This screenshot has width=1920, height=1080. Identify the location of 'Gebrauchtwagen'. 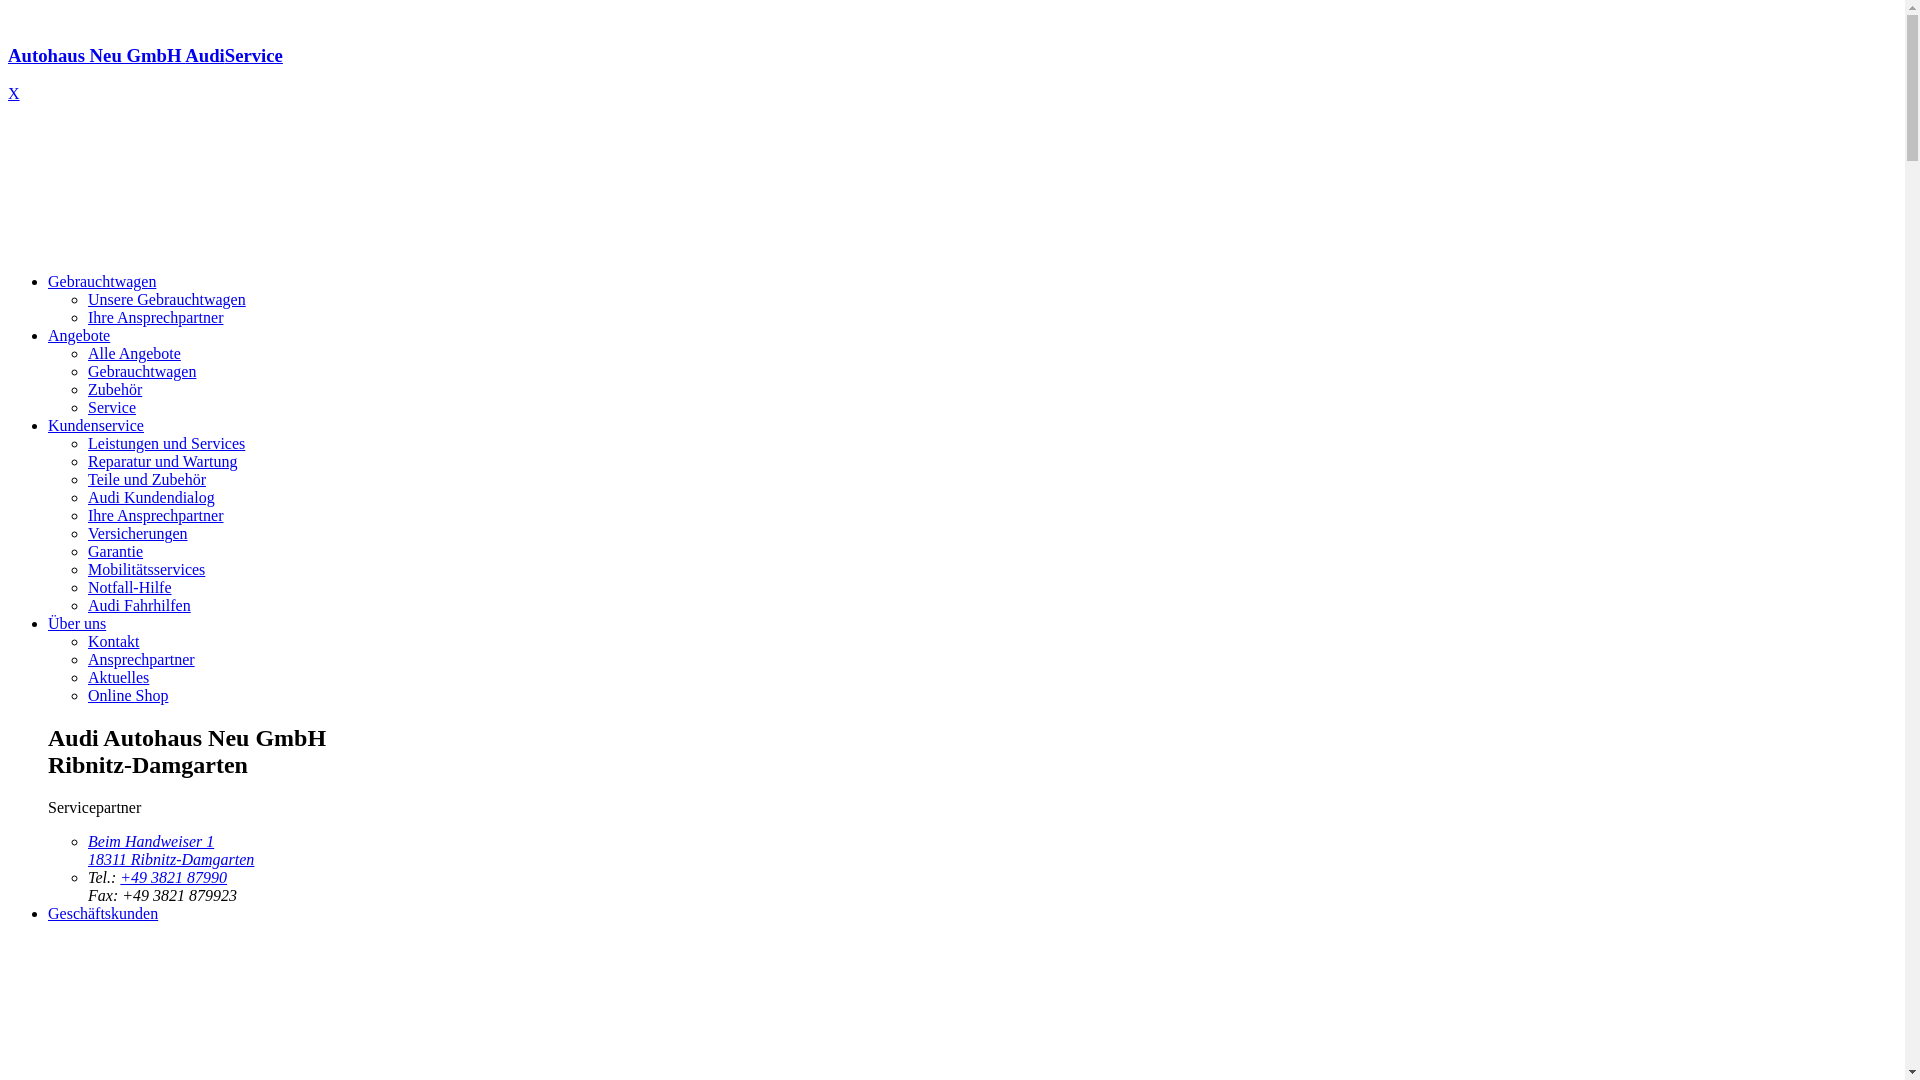
(48, 281).